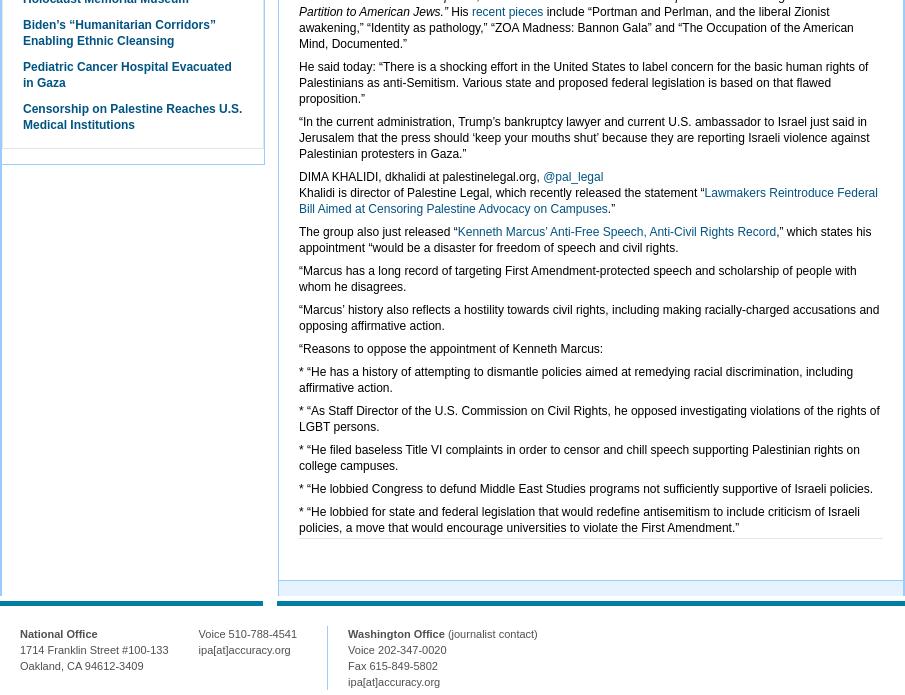  What do you see at coordinates (609, 208) in the screenshot?
I see `'.”'` at bounding box center [609, 208].